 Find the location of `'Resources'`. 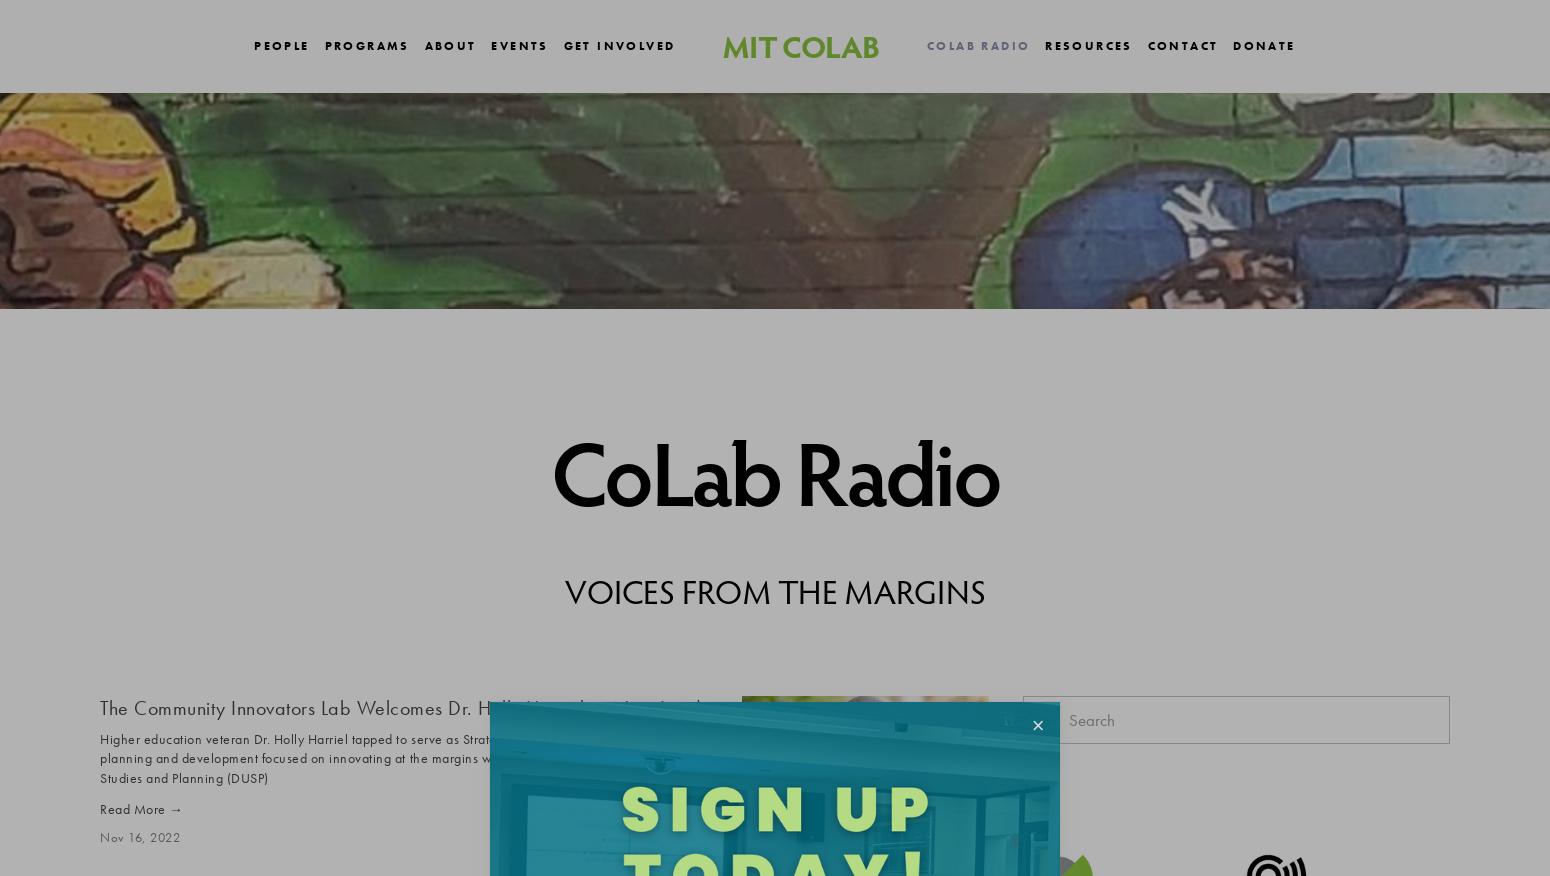

'Resources' is located at coordinates (1045, 44).